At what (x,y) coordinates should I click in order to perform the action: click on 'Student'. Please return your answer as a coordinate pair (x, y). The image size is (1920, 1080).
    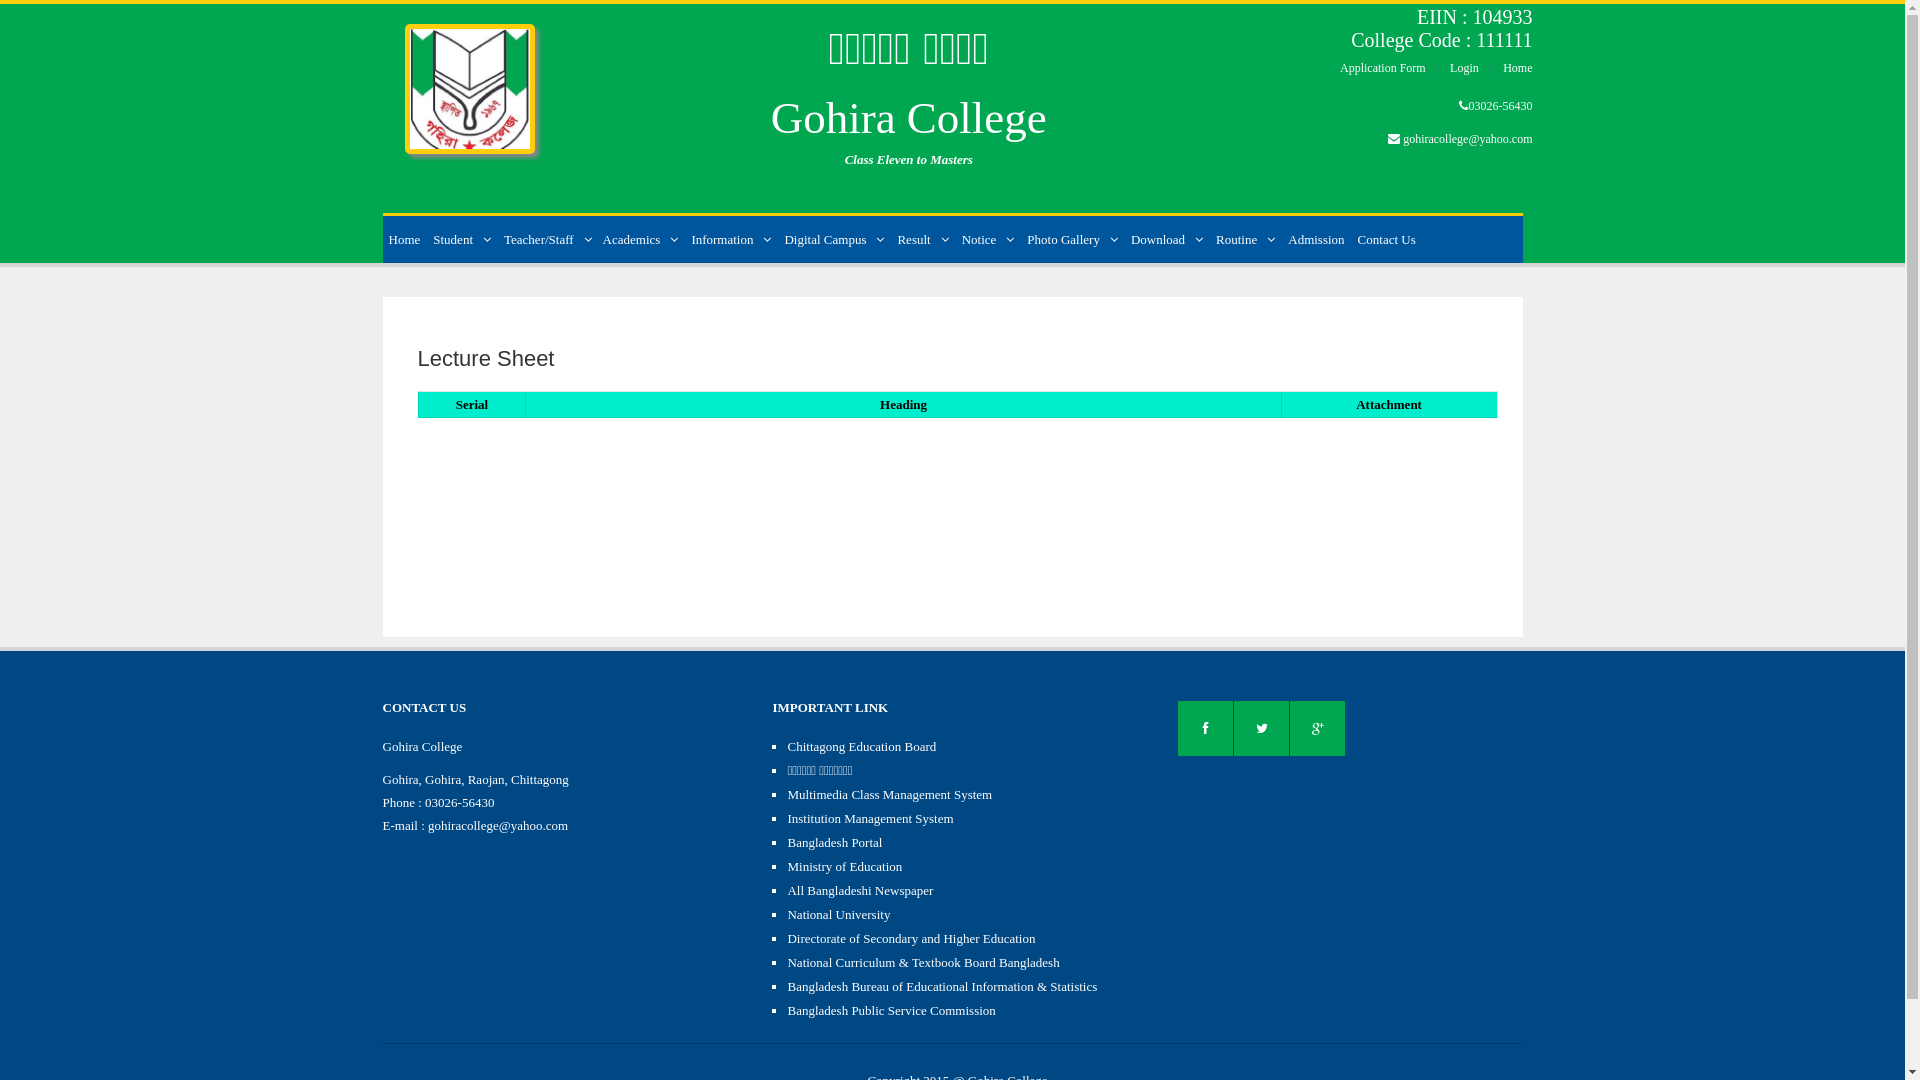
    Looking at the image, I should click on (460, 238).